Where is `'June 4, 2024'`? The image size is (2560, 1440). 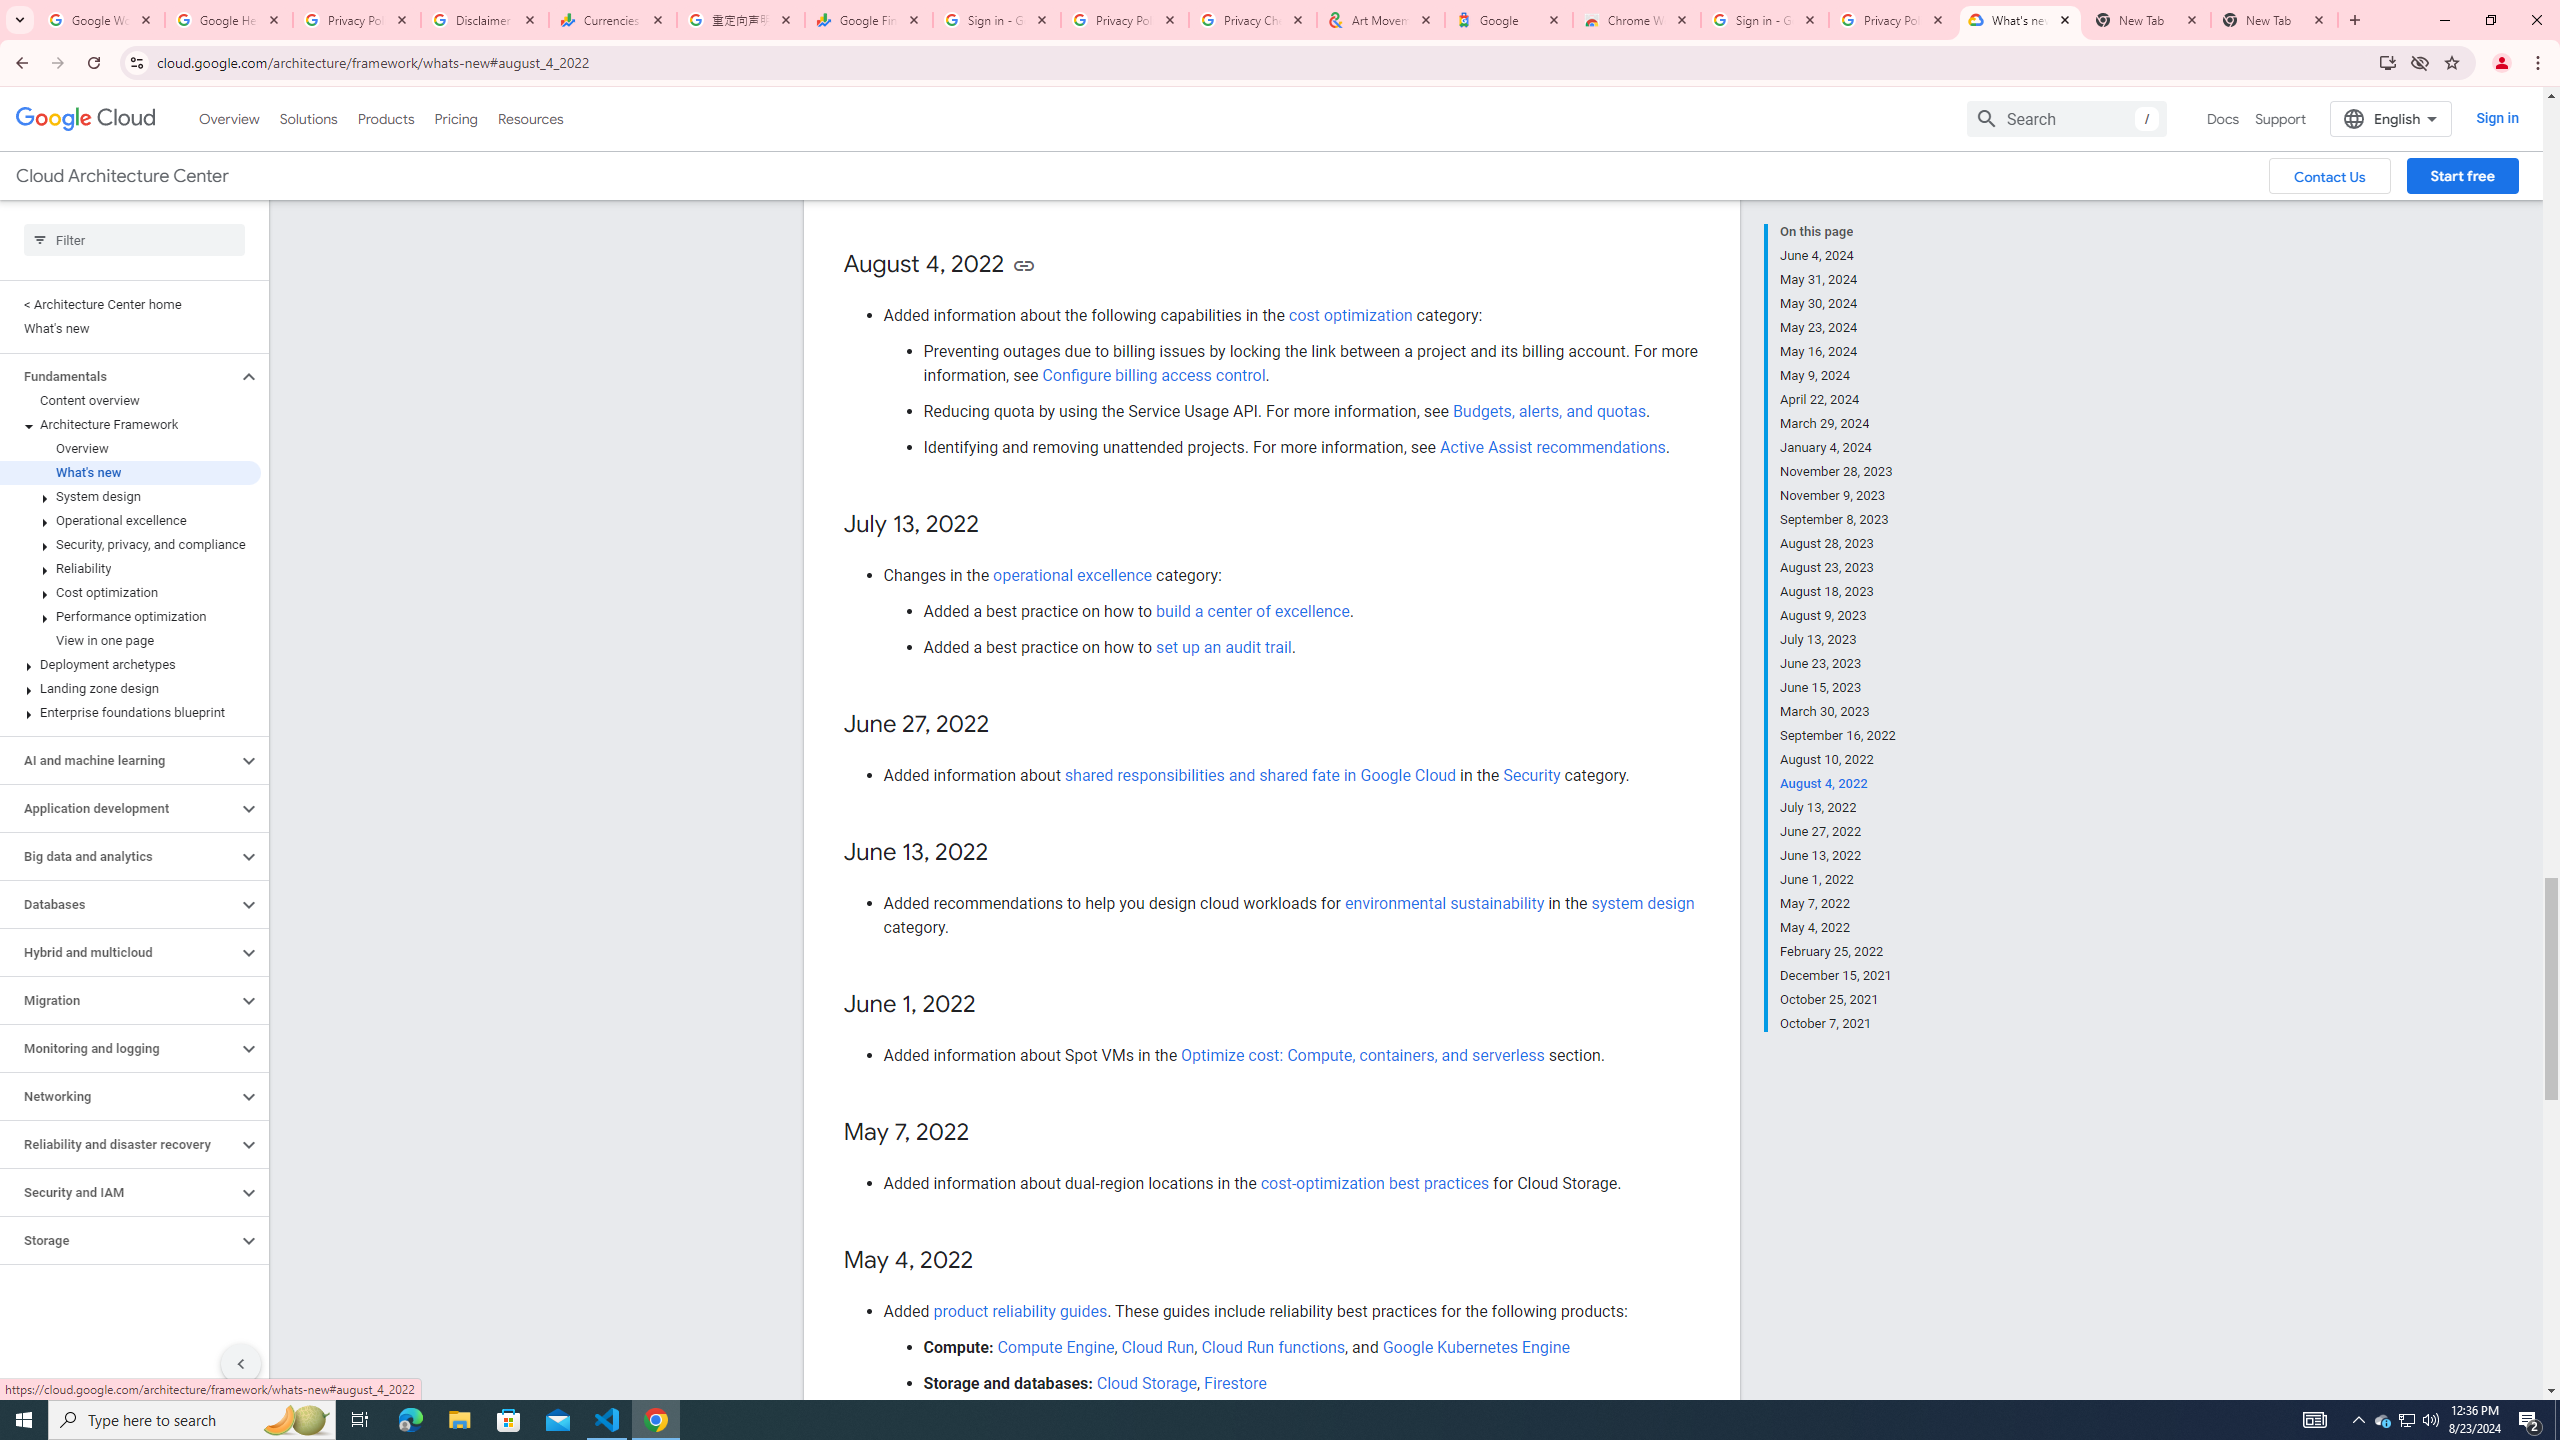
'June 4, 2024' is located at coordinates (1838, 254).